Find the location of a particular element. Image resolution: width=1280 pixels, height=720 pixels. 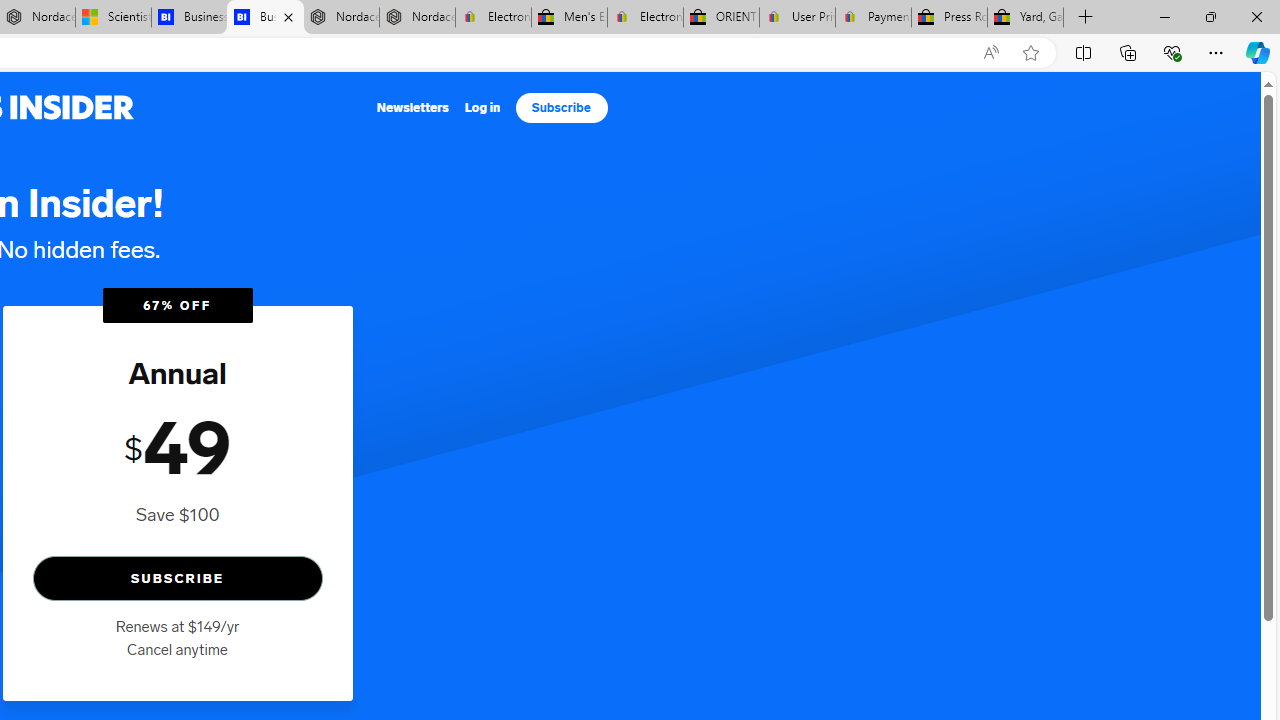

'Press Room - eBay Inc.' is located at coordinates (948, 17).